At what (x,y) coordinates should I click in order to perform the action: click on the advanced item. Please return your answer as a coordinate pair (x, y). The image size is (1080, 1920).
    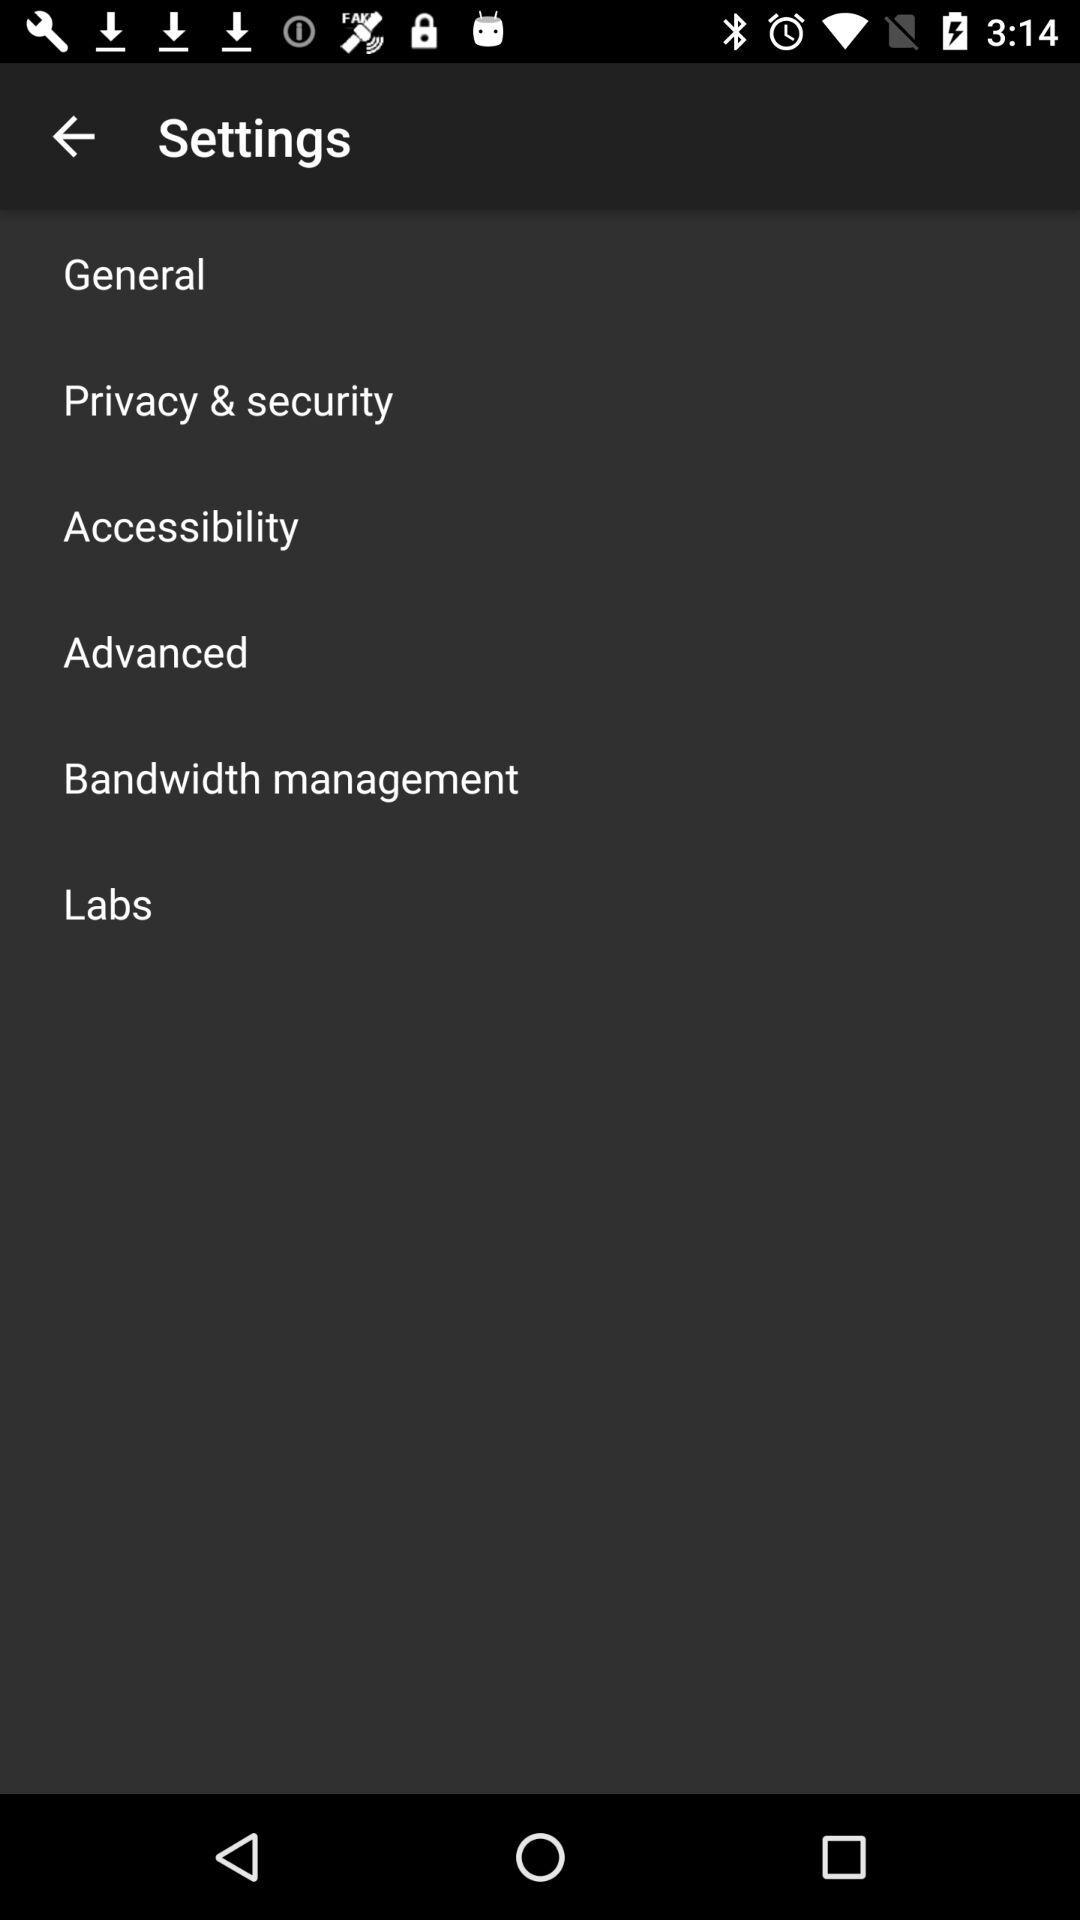
    Looking at the image, I should click on (154, 651).